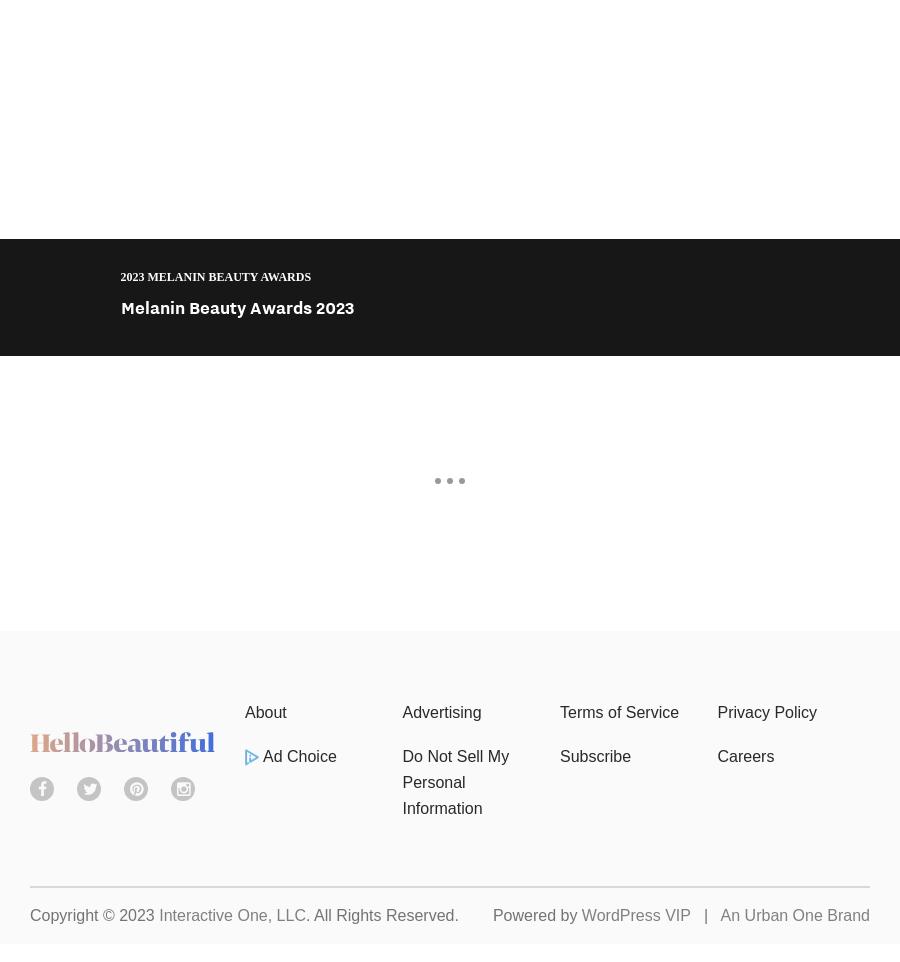 The width and height of the screenshot is (900, 962). I want to click on 'About', so click(264, 711).